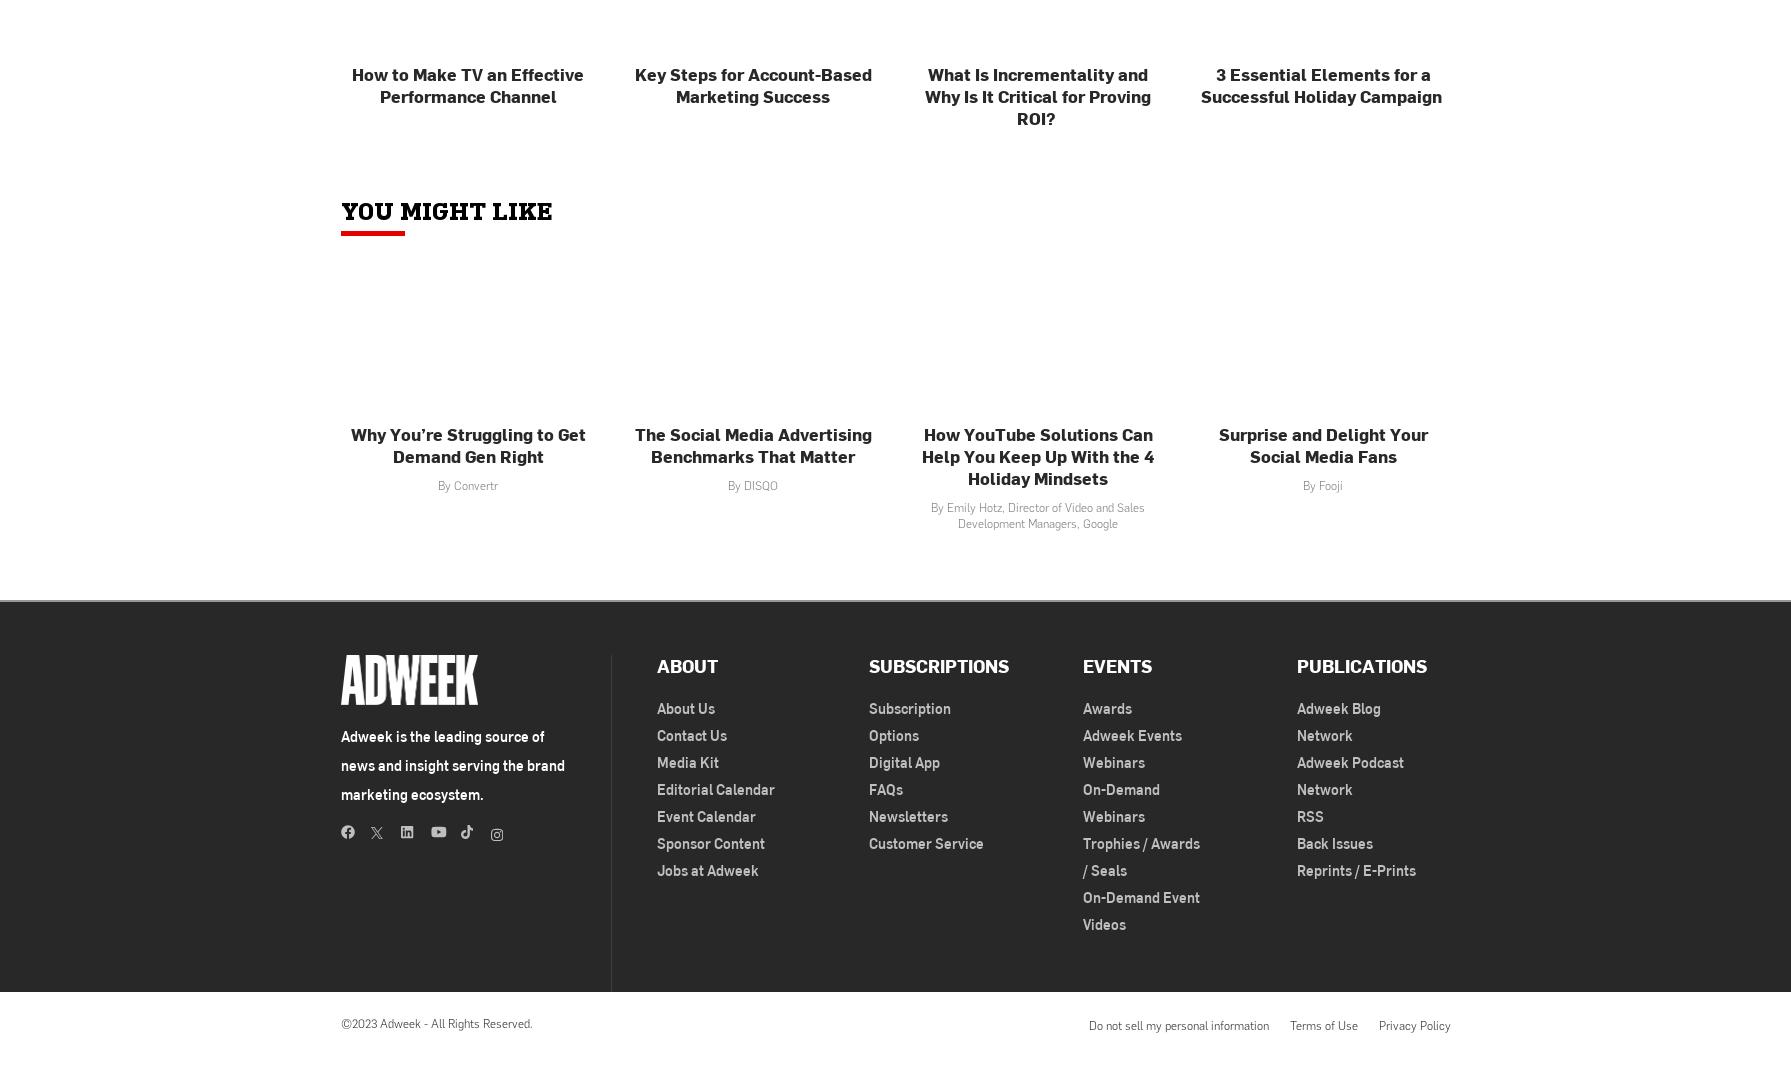 This screenshot has height=1066, width=1791. I want to click on 'How YouTube Solutions Can Help You Keep Up With the 4 Holiday Mindsets', so click(921, 455).